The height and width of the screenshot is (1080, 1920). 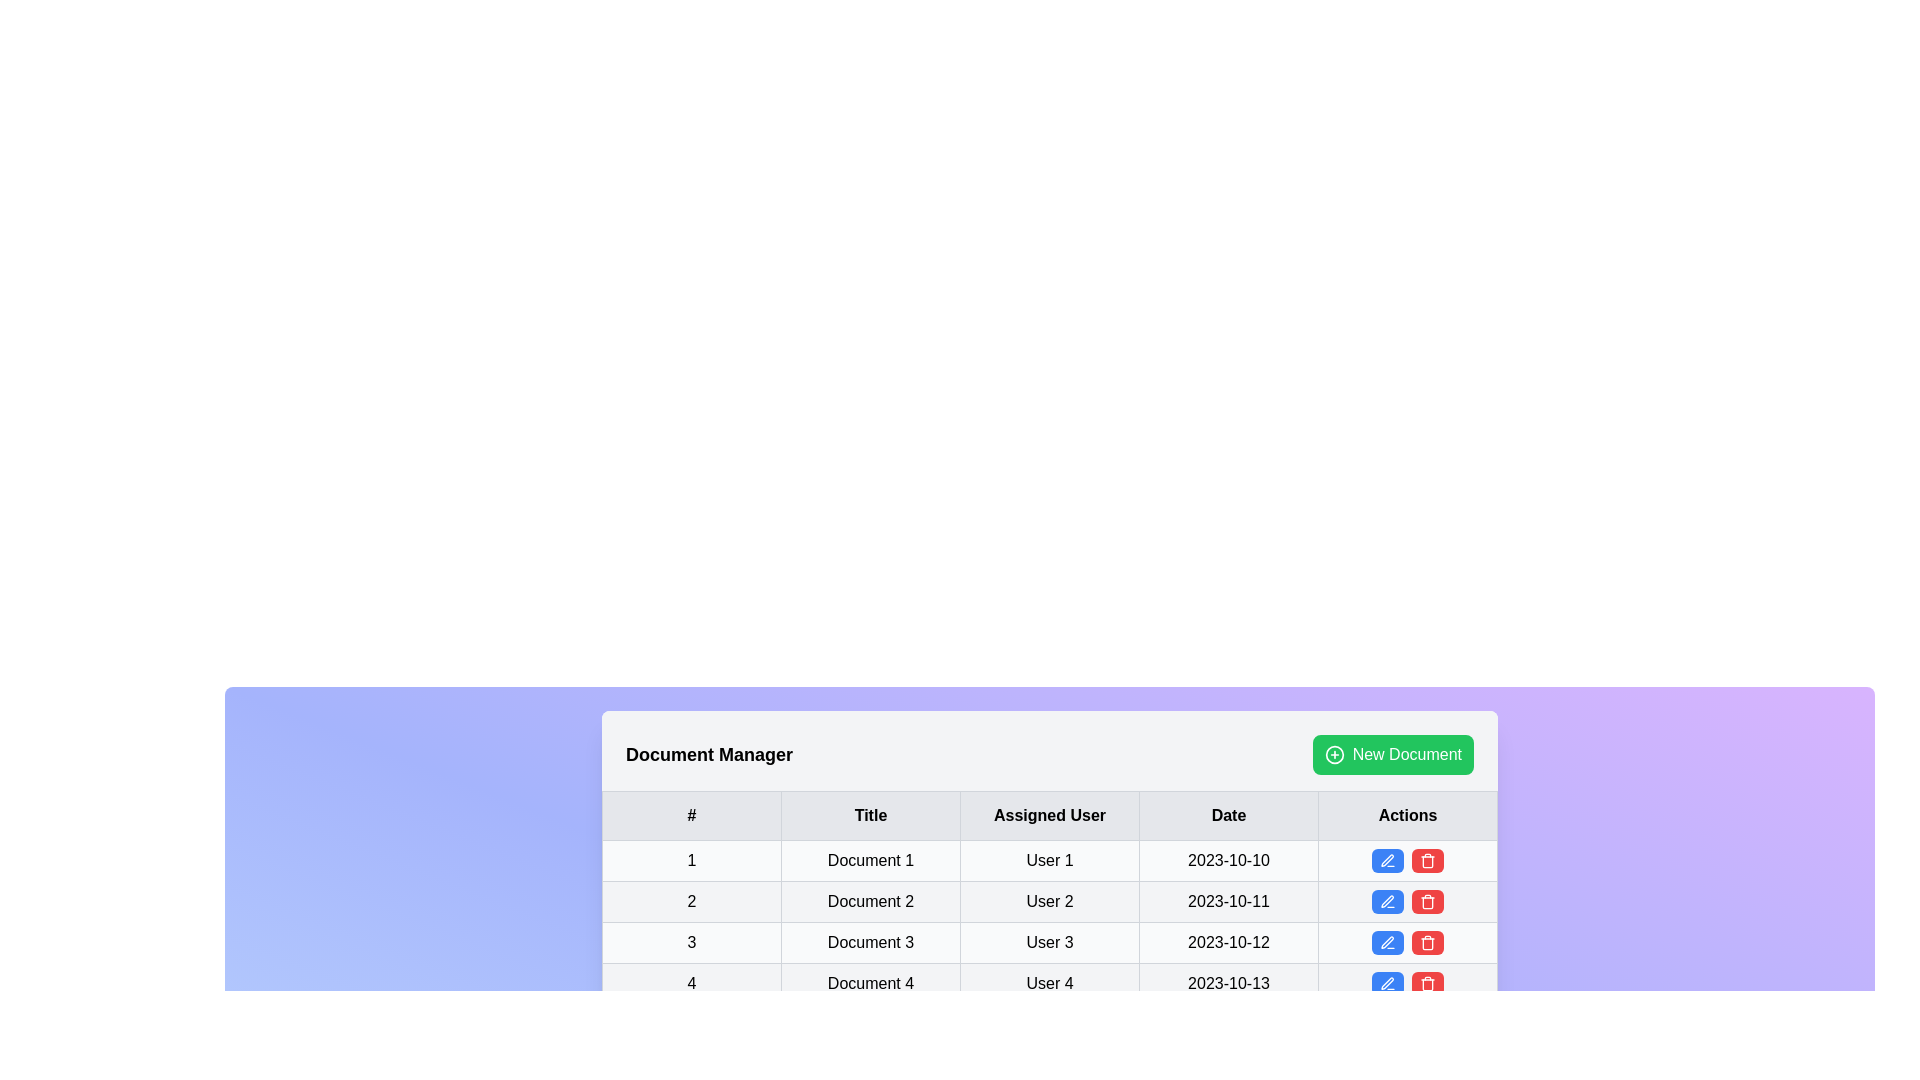 I want to click on the small red button with rounded corners and a trash can icon, so click(x=1427, y=902).